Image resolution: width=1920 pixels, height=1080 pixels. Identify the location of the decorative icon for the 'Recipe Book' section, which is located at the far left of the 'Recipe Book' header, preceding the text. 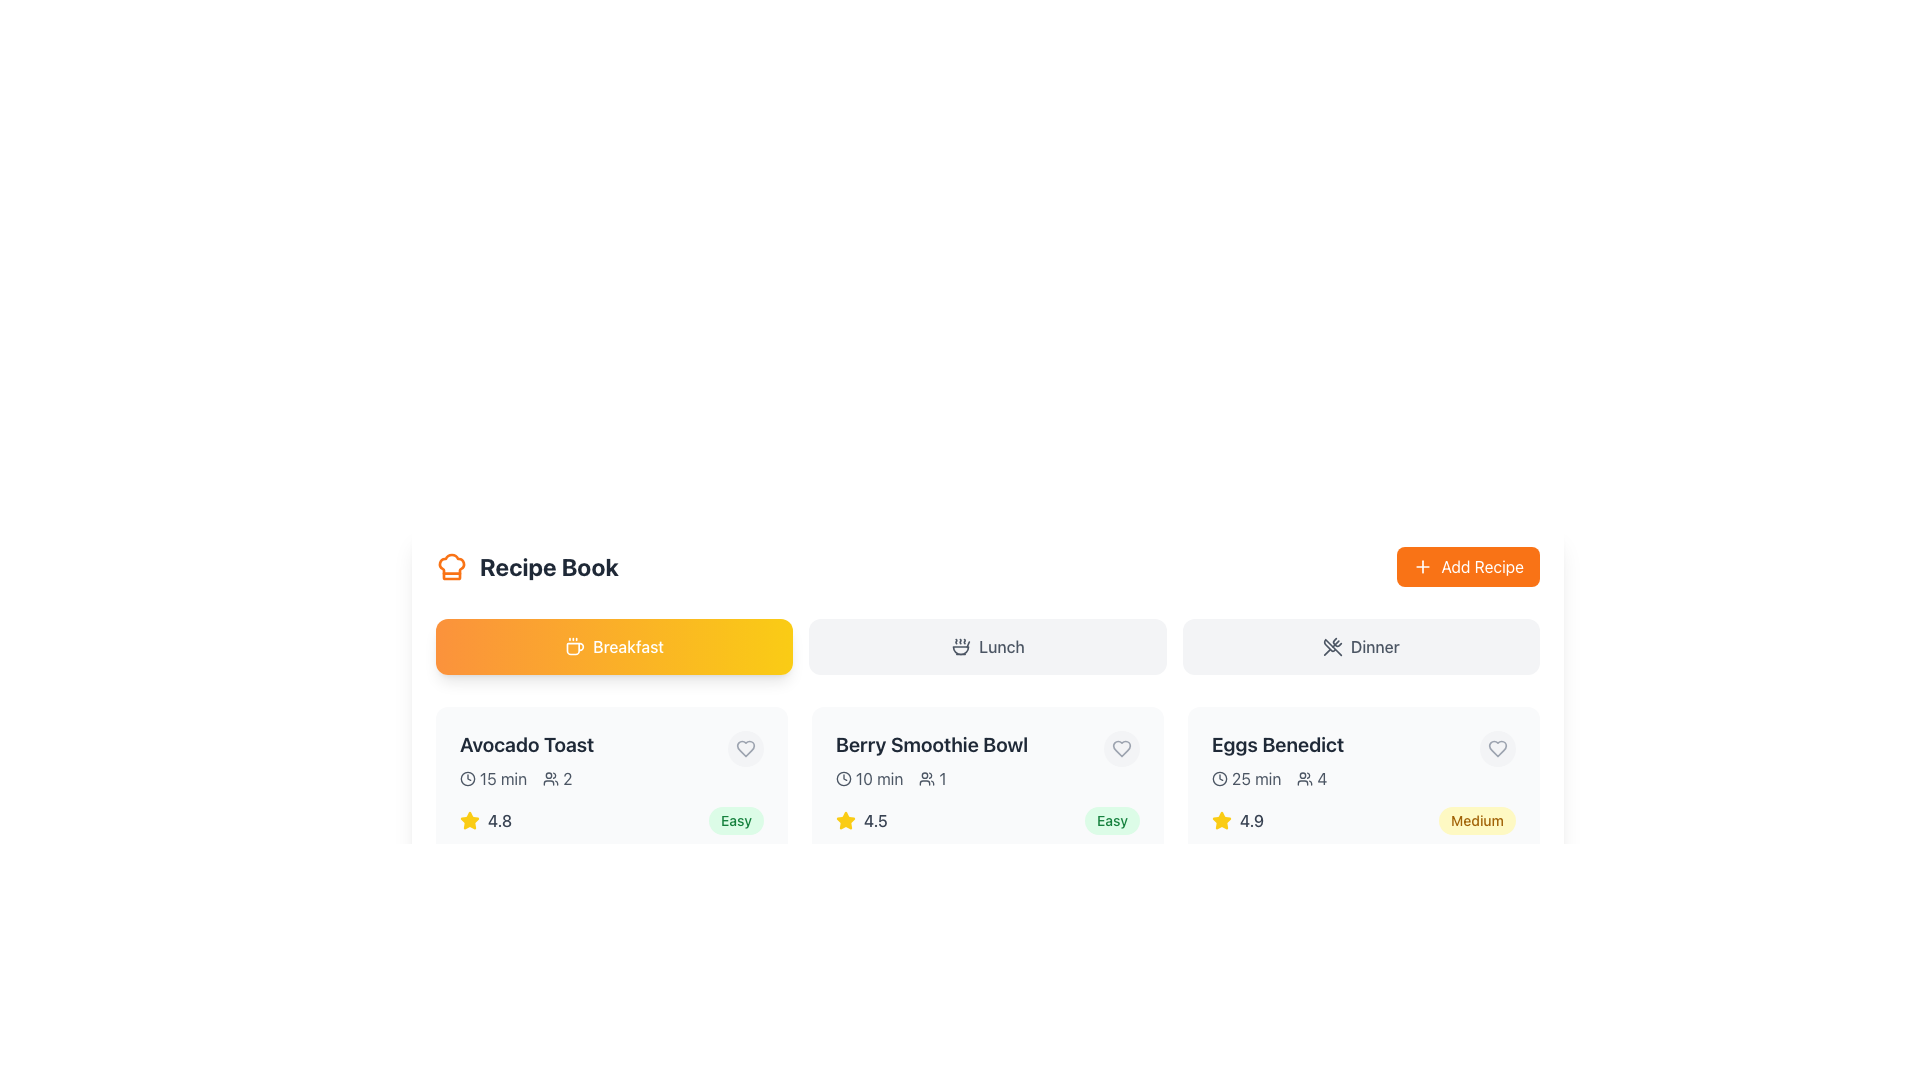
(450, 567).